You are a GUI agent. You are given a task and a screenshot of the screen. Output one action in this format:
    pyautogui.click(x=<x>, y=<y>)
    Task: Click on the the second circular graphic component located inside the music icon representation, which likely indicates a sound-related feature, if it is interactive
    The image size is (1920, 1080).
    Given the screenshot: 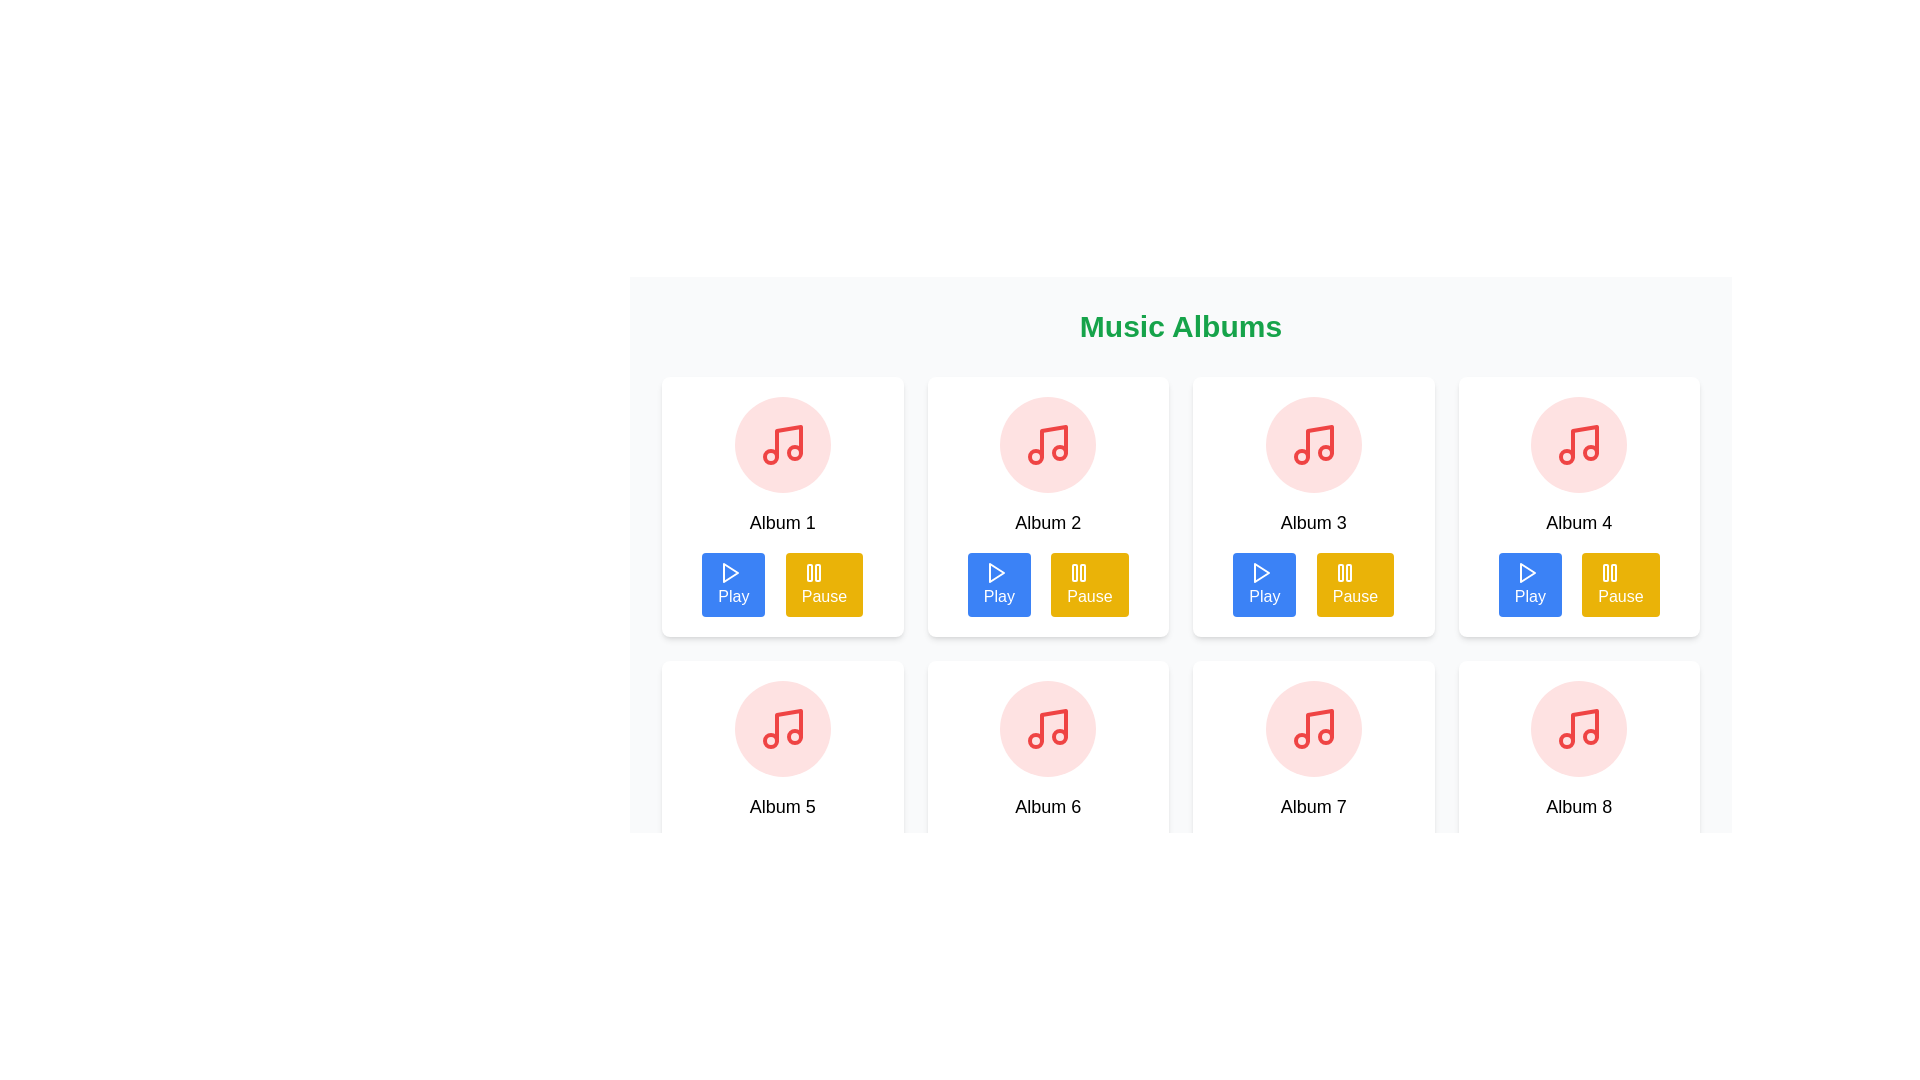 What is the action you would take?
    pyautogui.click(x=1301, y=456)
    